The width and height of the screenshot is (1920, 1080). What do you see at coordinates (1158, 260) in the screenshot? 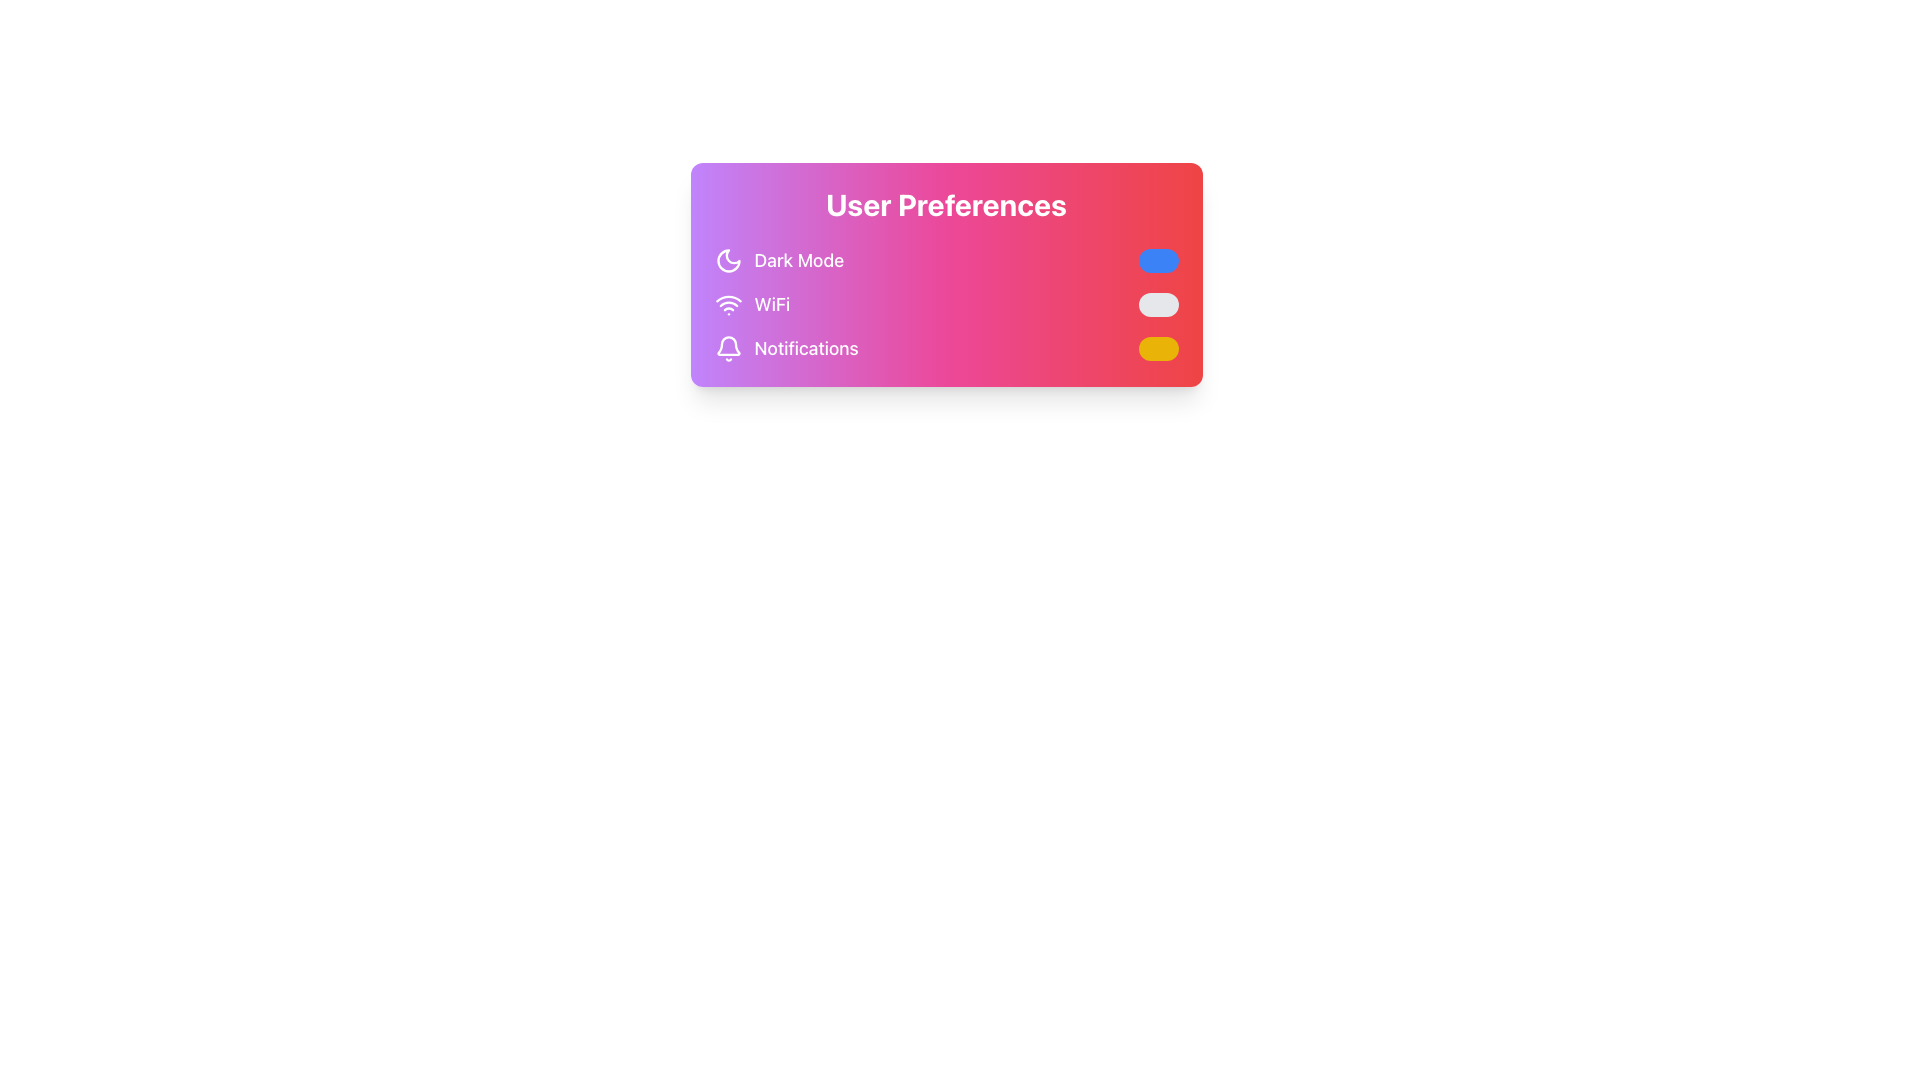
I see `the toggle switch in the top-right corner of the 'User Preferences' section to change its state for Dark Mode` at bounding box center [1158, 260].